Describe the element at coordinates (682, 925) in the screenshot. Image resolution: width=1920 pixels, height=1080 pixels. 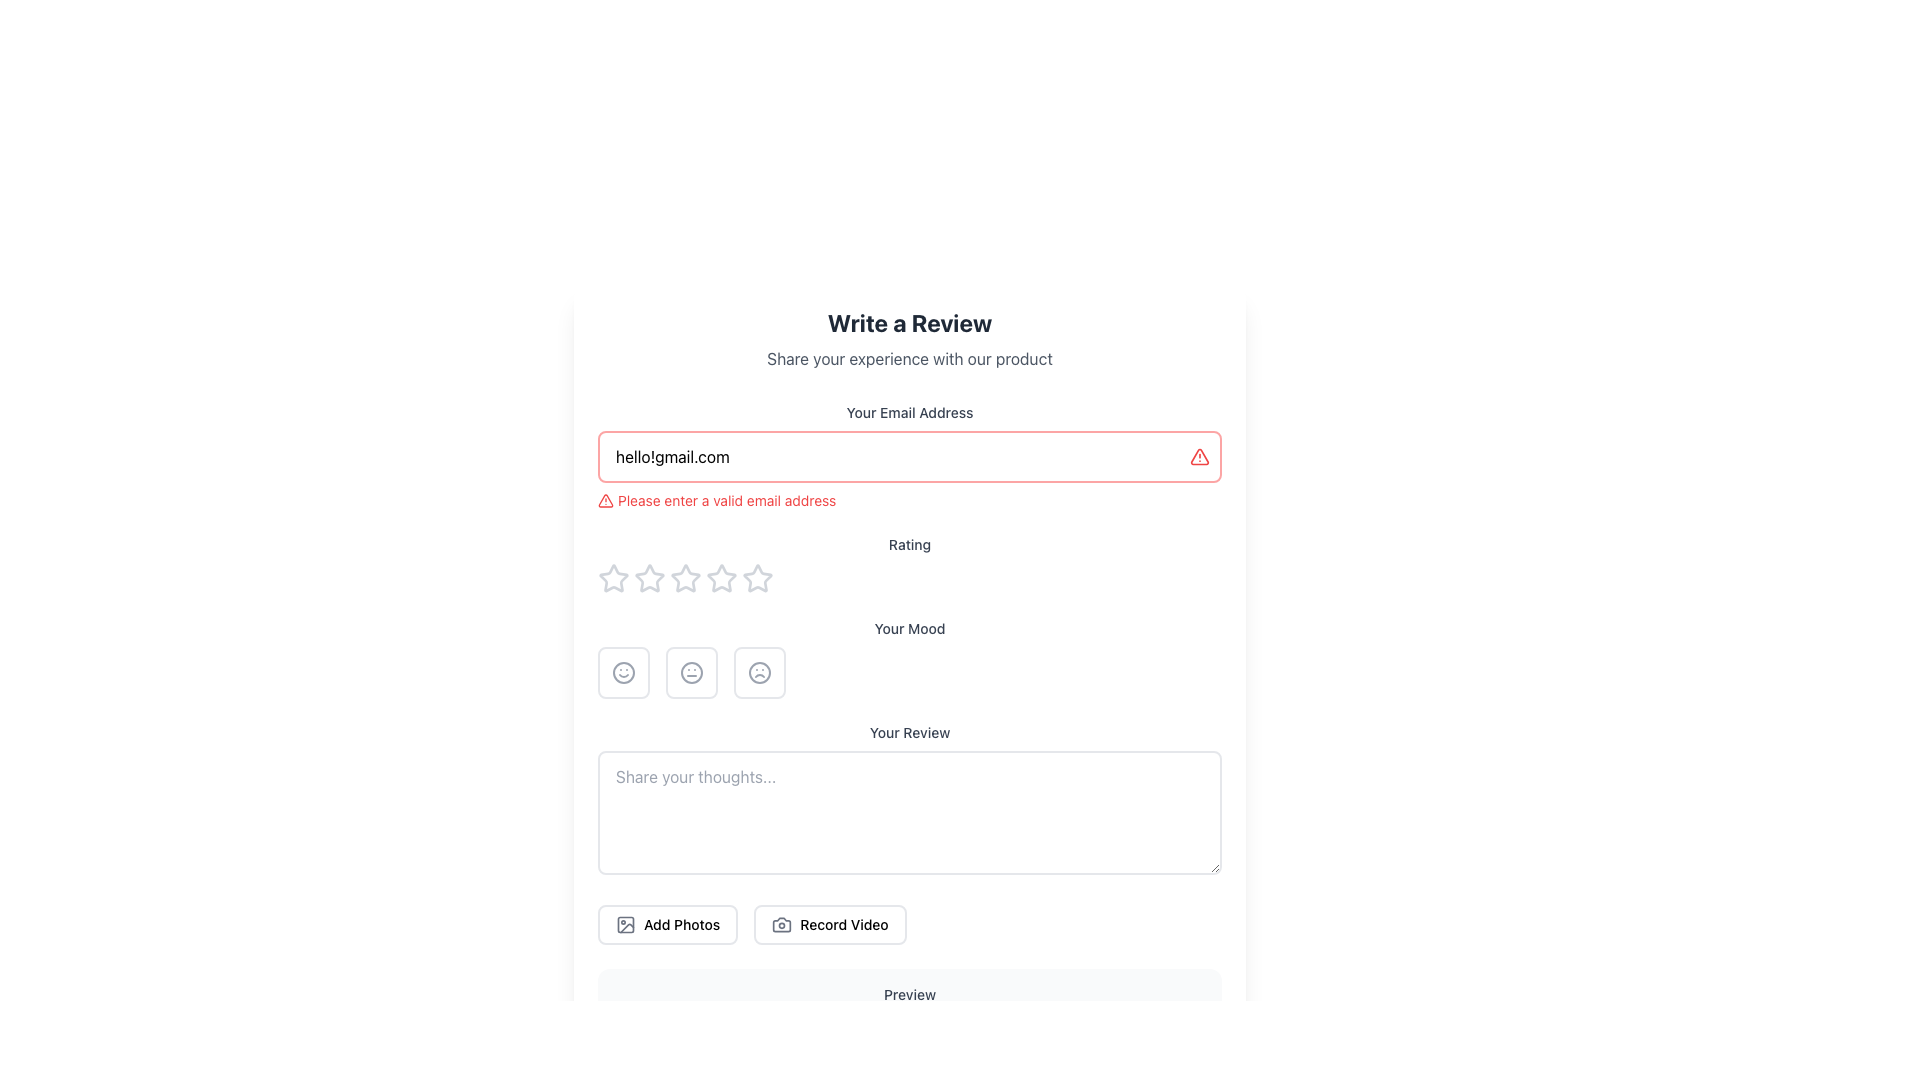
I see `the 'Add Photos' text label, which is bold and medium-sized, located to the right of a picture frame icon in the bottom section of the layout` at that location.